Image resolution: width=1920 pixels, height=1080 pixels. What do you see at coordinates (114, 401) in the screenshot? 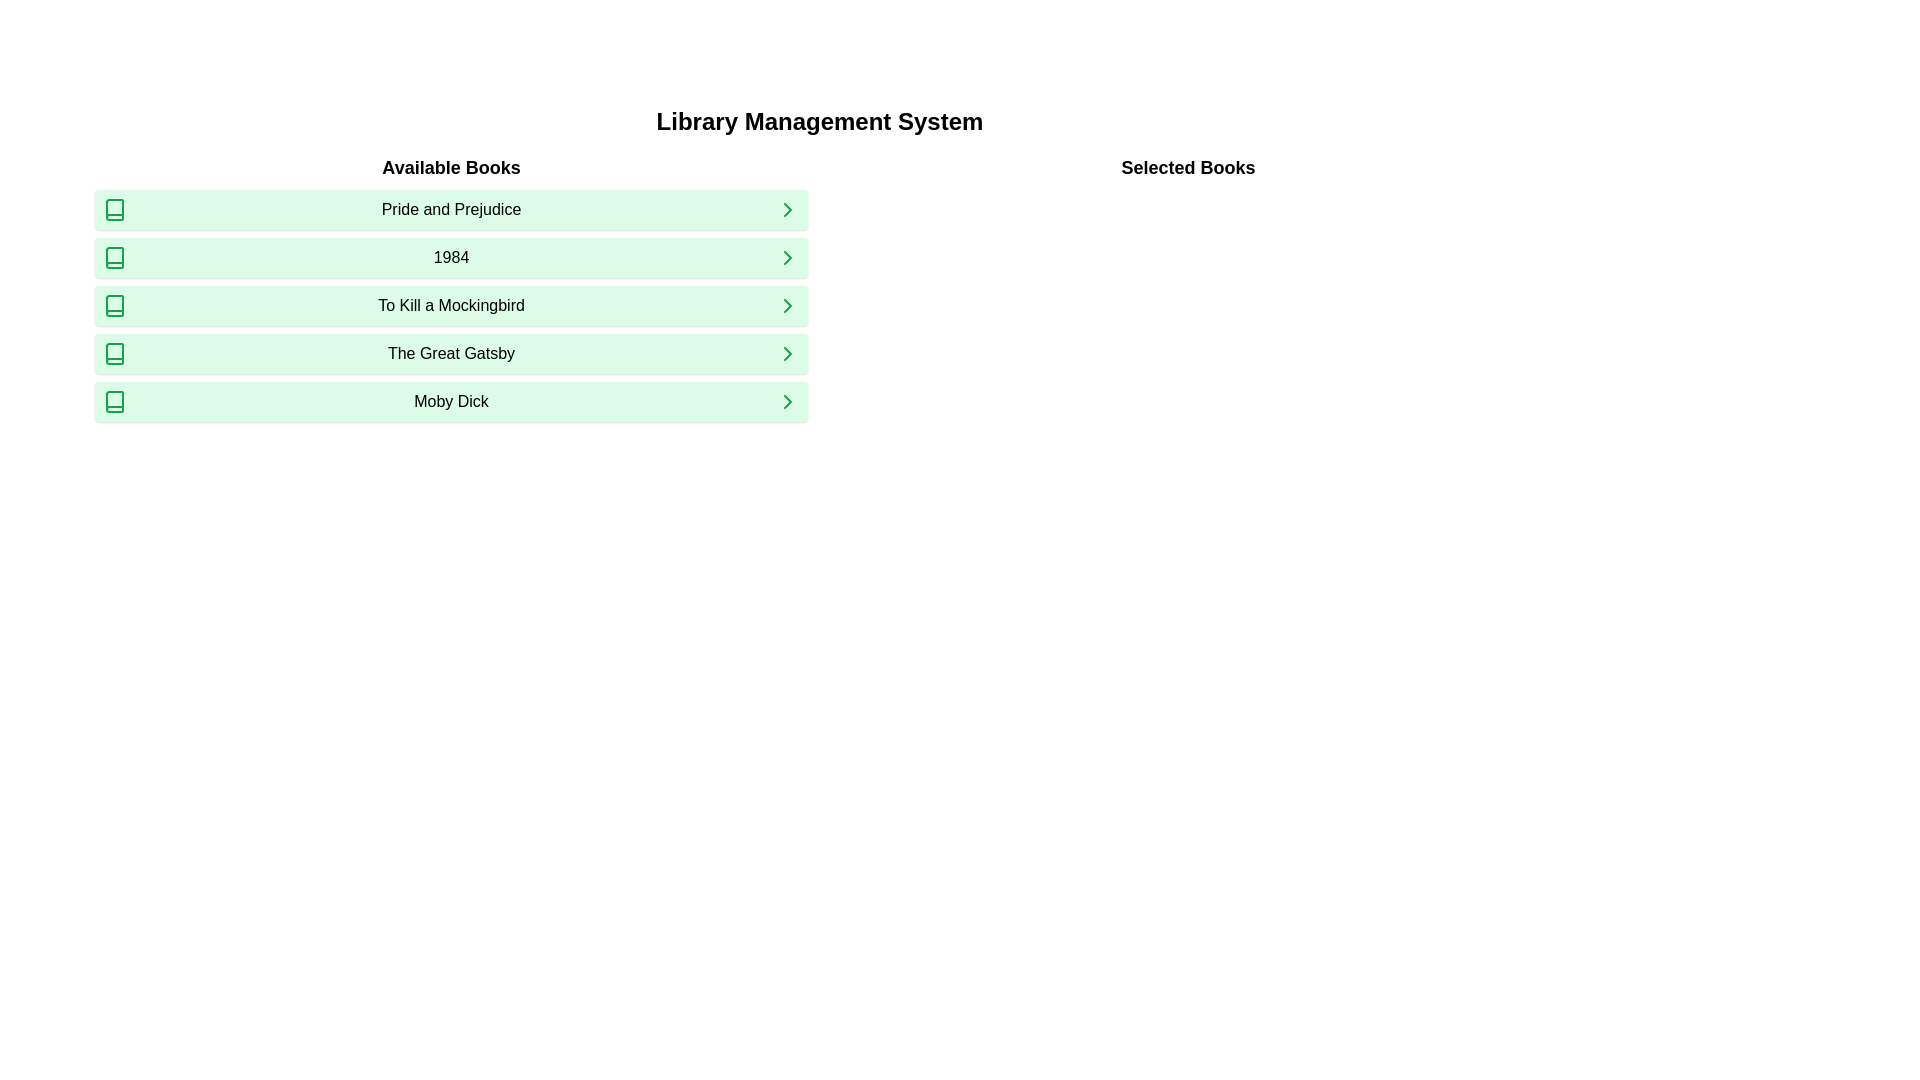
I see `the decorative icon adjacent to the book title 'Moby Dick' in the last row of the 'Available Books' section` at bounding box center [114, 401].